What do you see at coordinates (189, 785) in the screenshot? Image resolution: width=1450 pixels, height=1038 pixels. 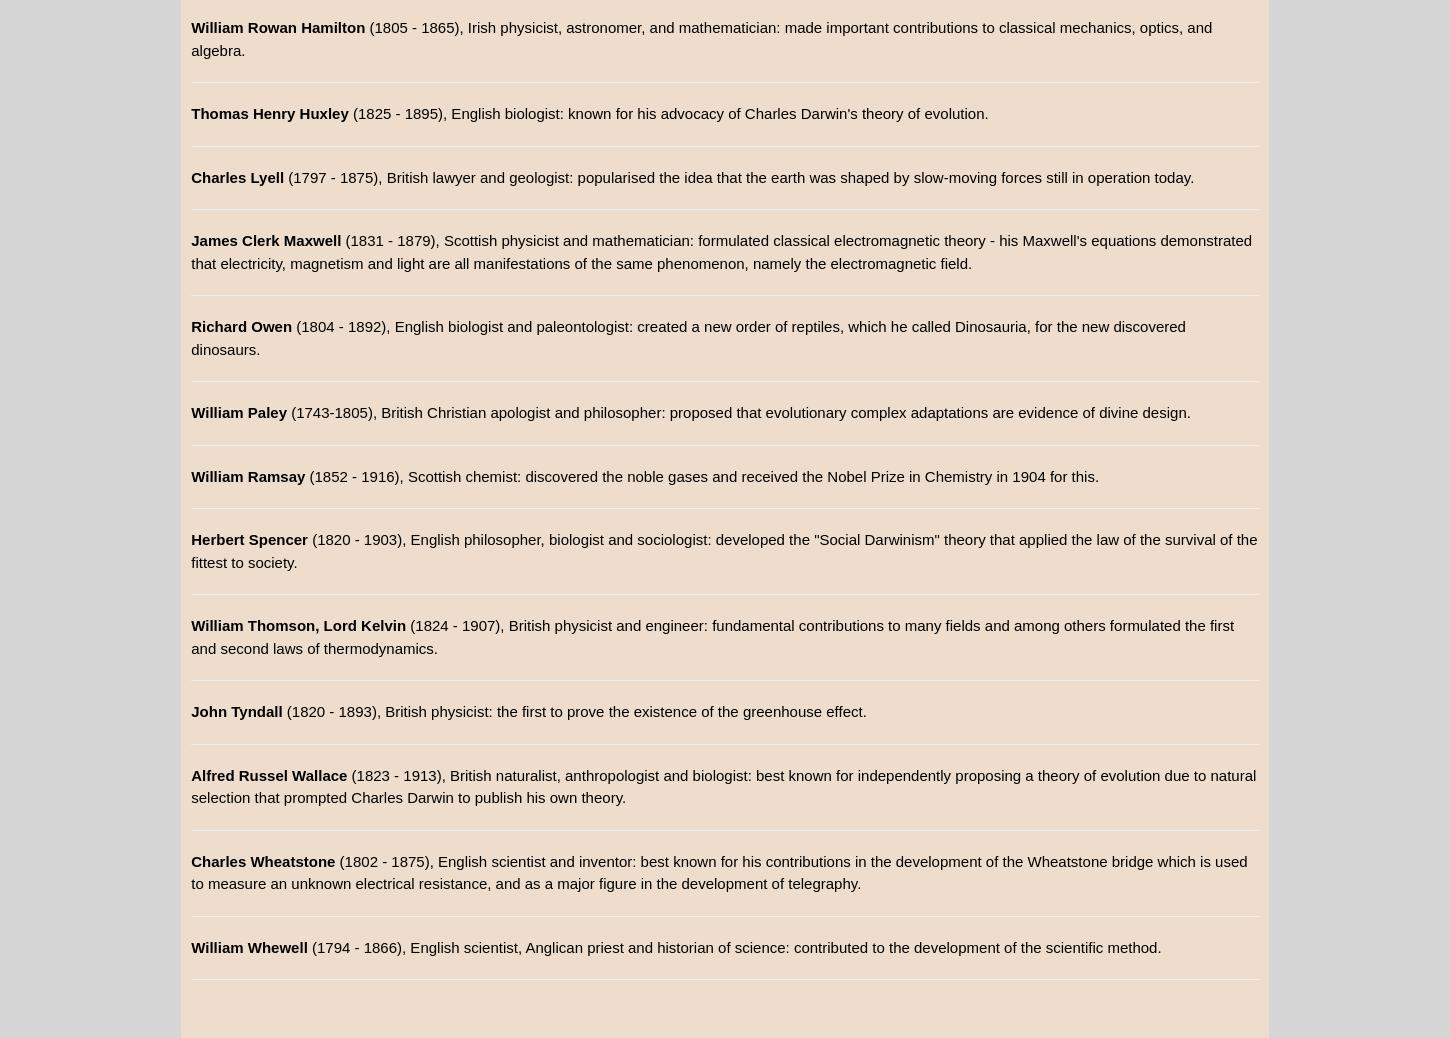 I see `'(1823 - 1913), British naturalist, anthropologist and biologist: best known for independently proposing a theory of evolution due to natural selection that prompted Charles Darwin to publish his own theory.'` at bounding box center [189, 785].